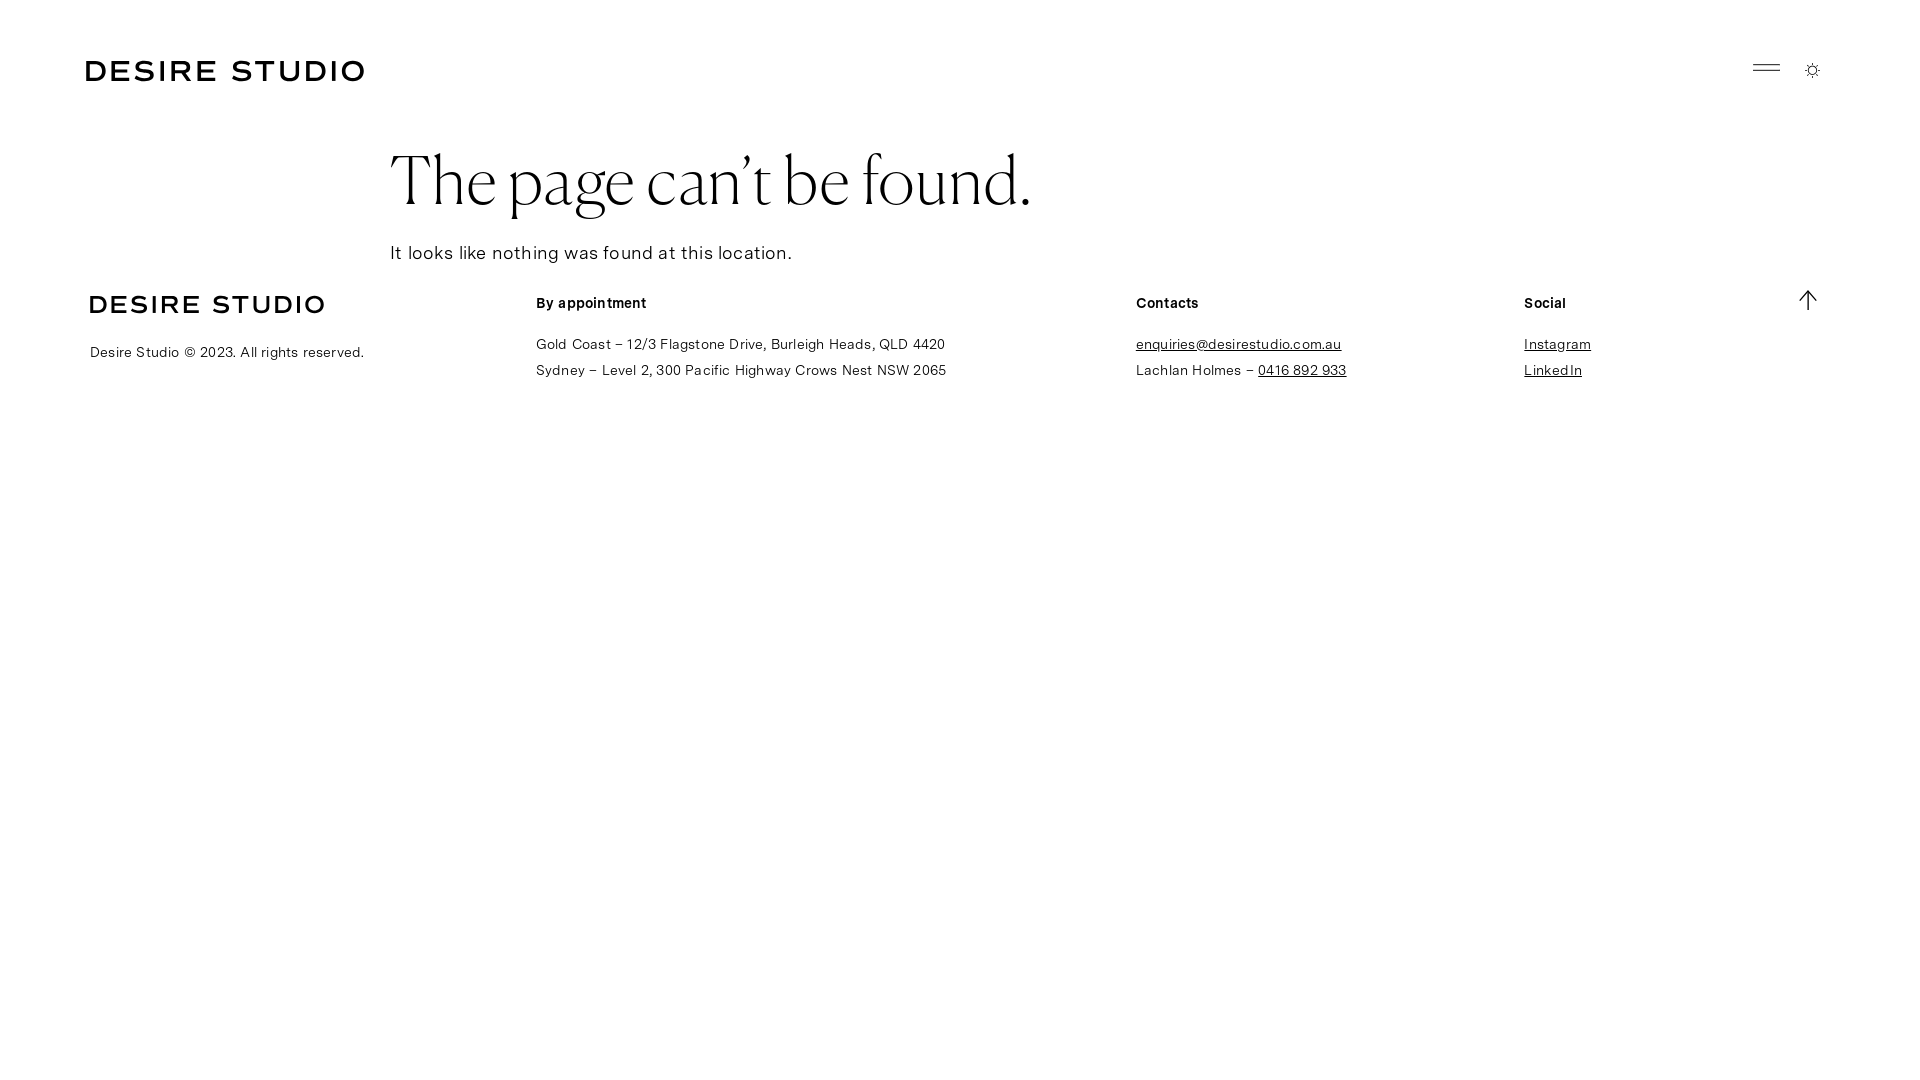 This screenshot has width=1920, height=1080. Describe the element at coordinates (1556, 342) in the screenshot. I see `'Instagram'` at that location.